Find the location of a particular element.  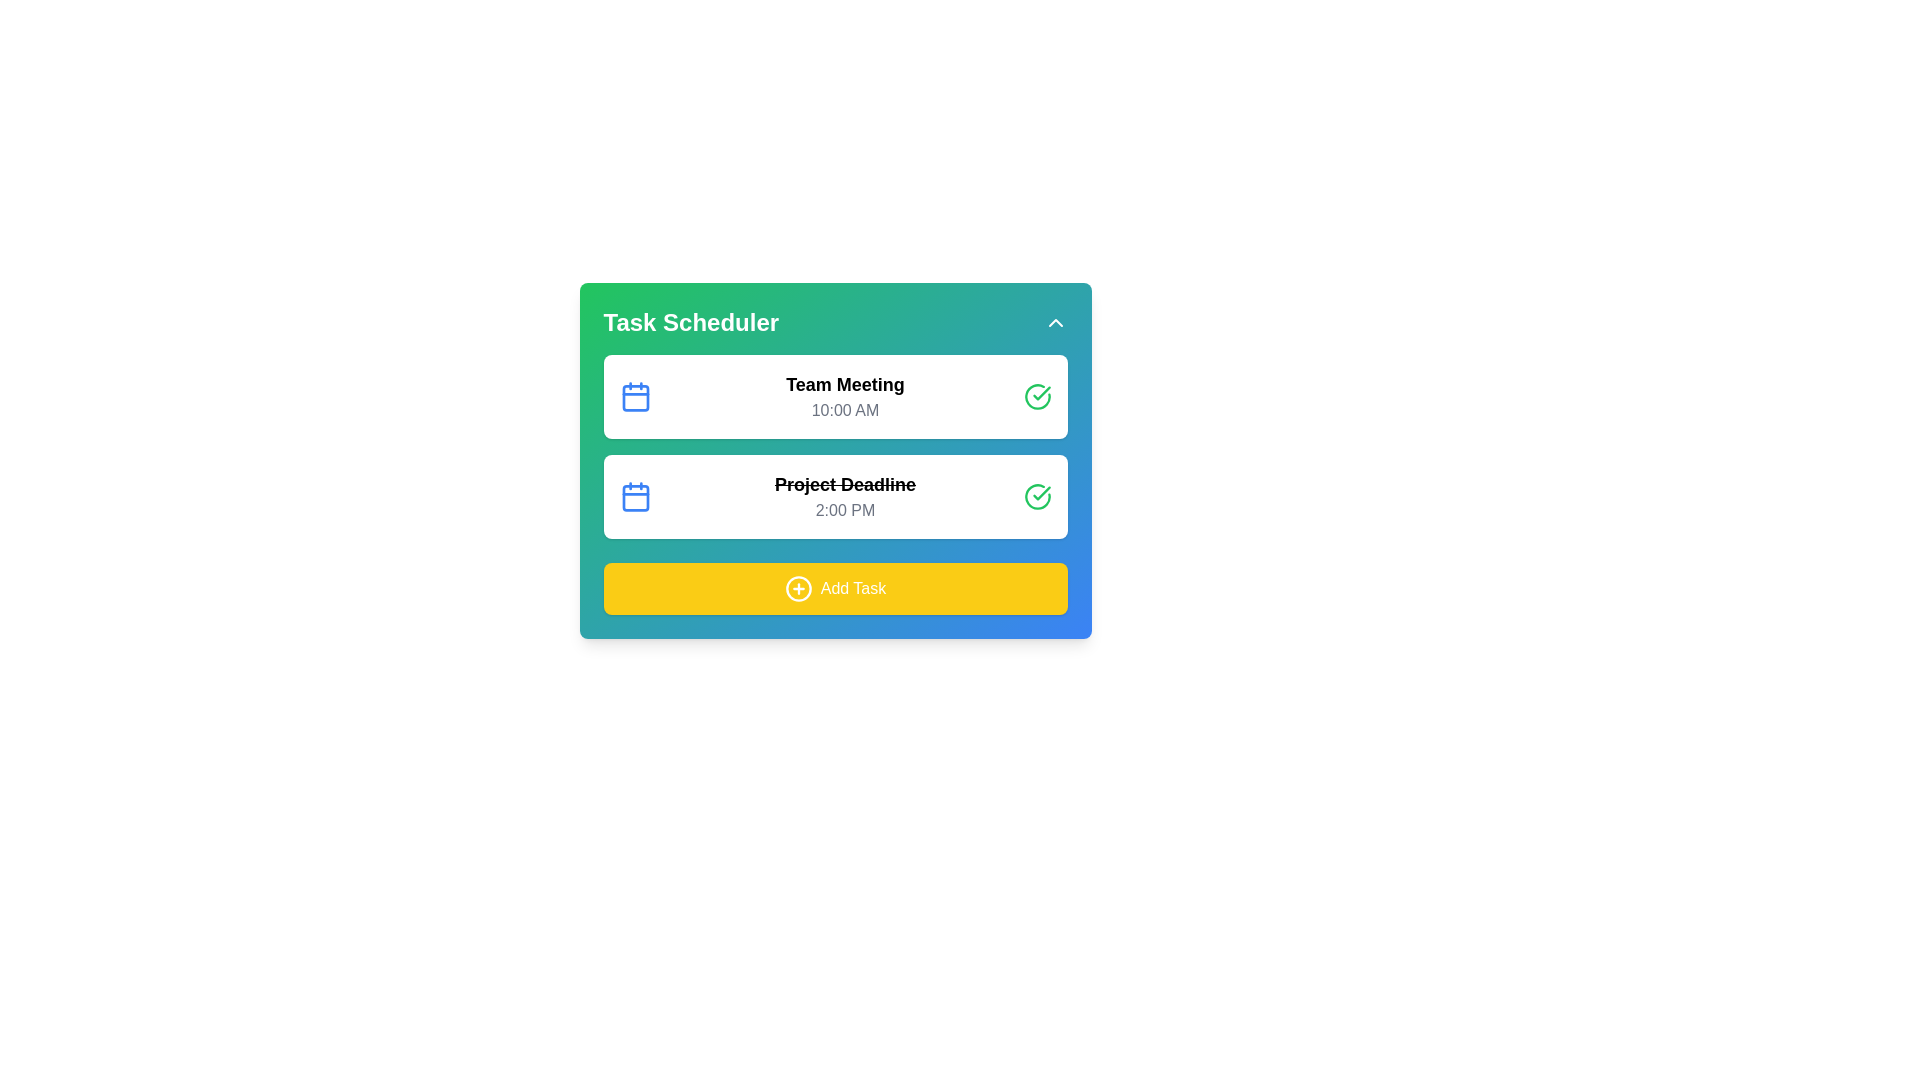

the static text label displaying '2:00 PM', which is located beneath the 'Project Deadline' title in the second task card is located at coordinates (845, 509).